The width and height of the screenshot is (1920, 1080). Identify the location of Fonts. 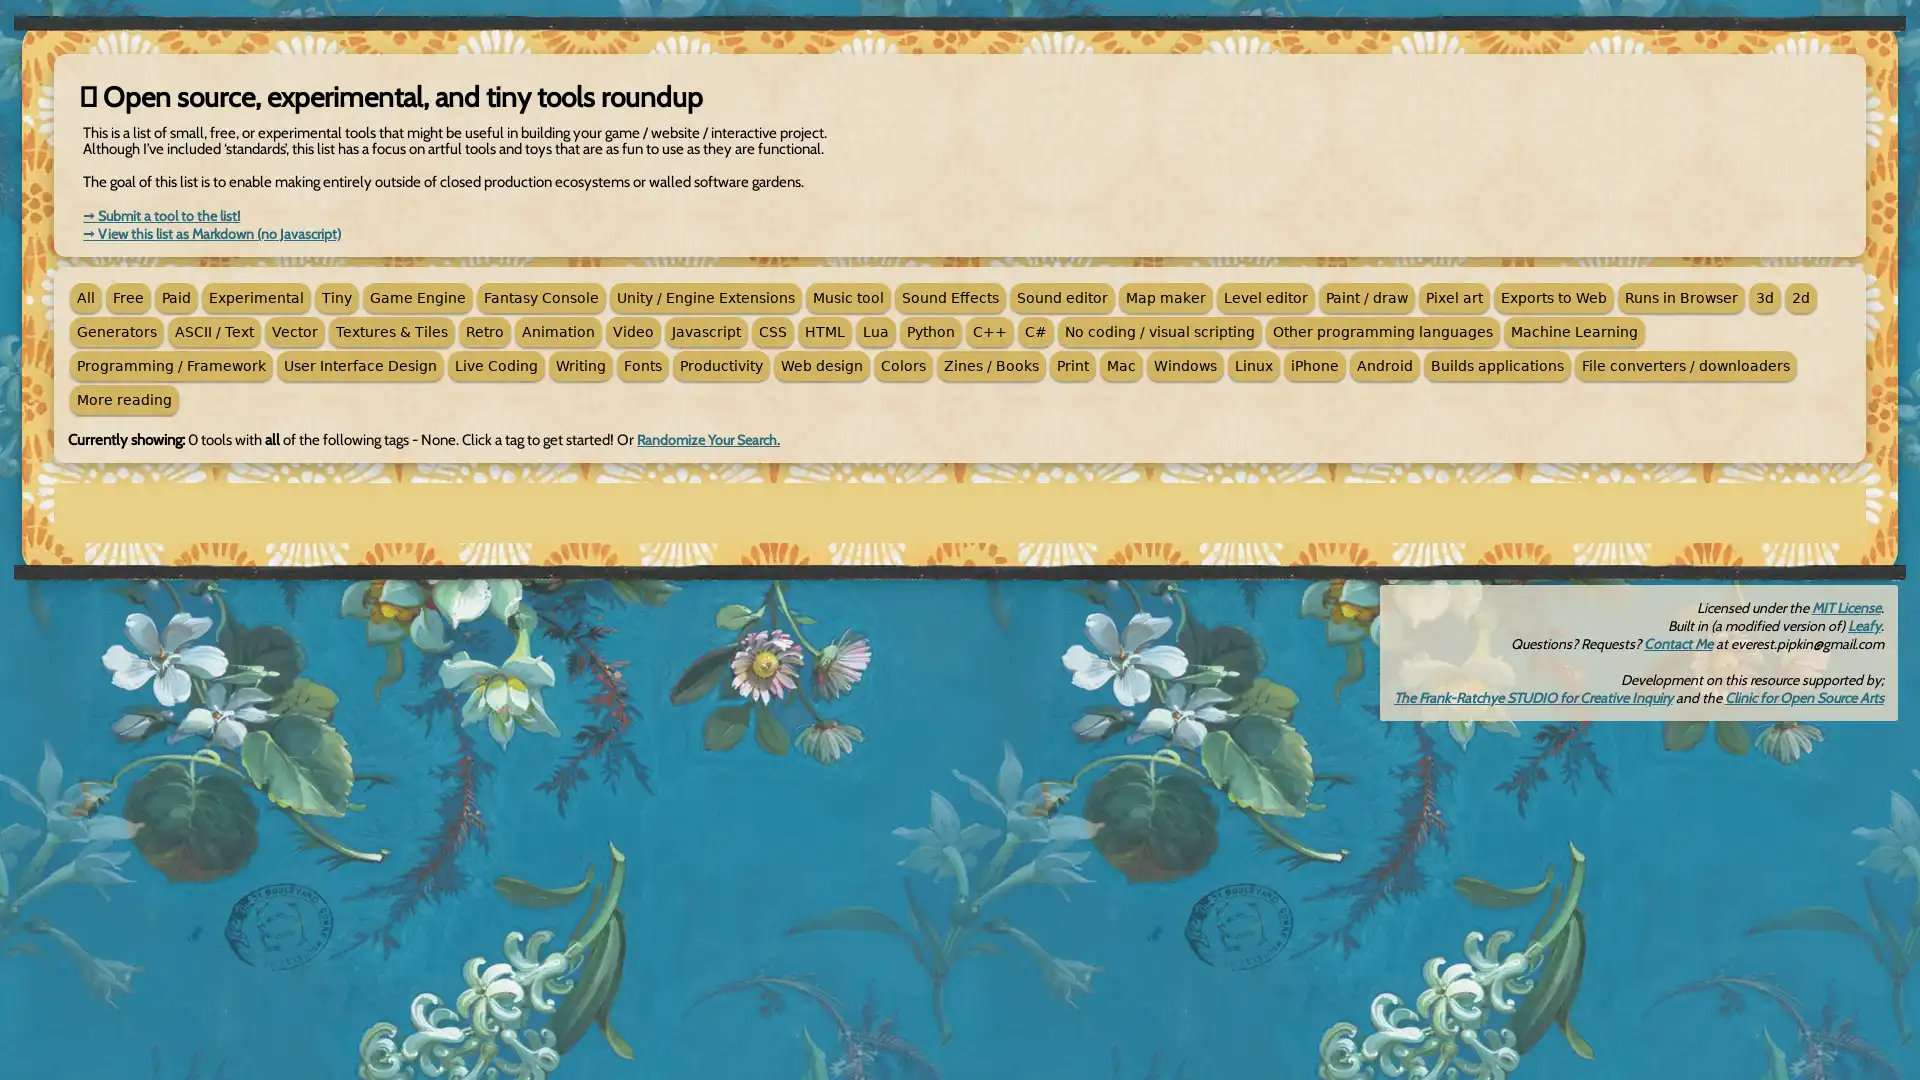
(643, 366).